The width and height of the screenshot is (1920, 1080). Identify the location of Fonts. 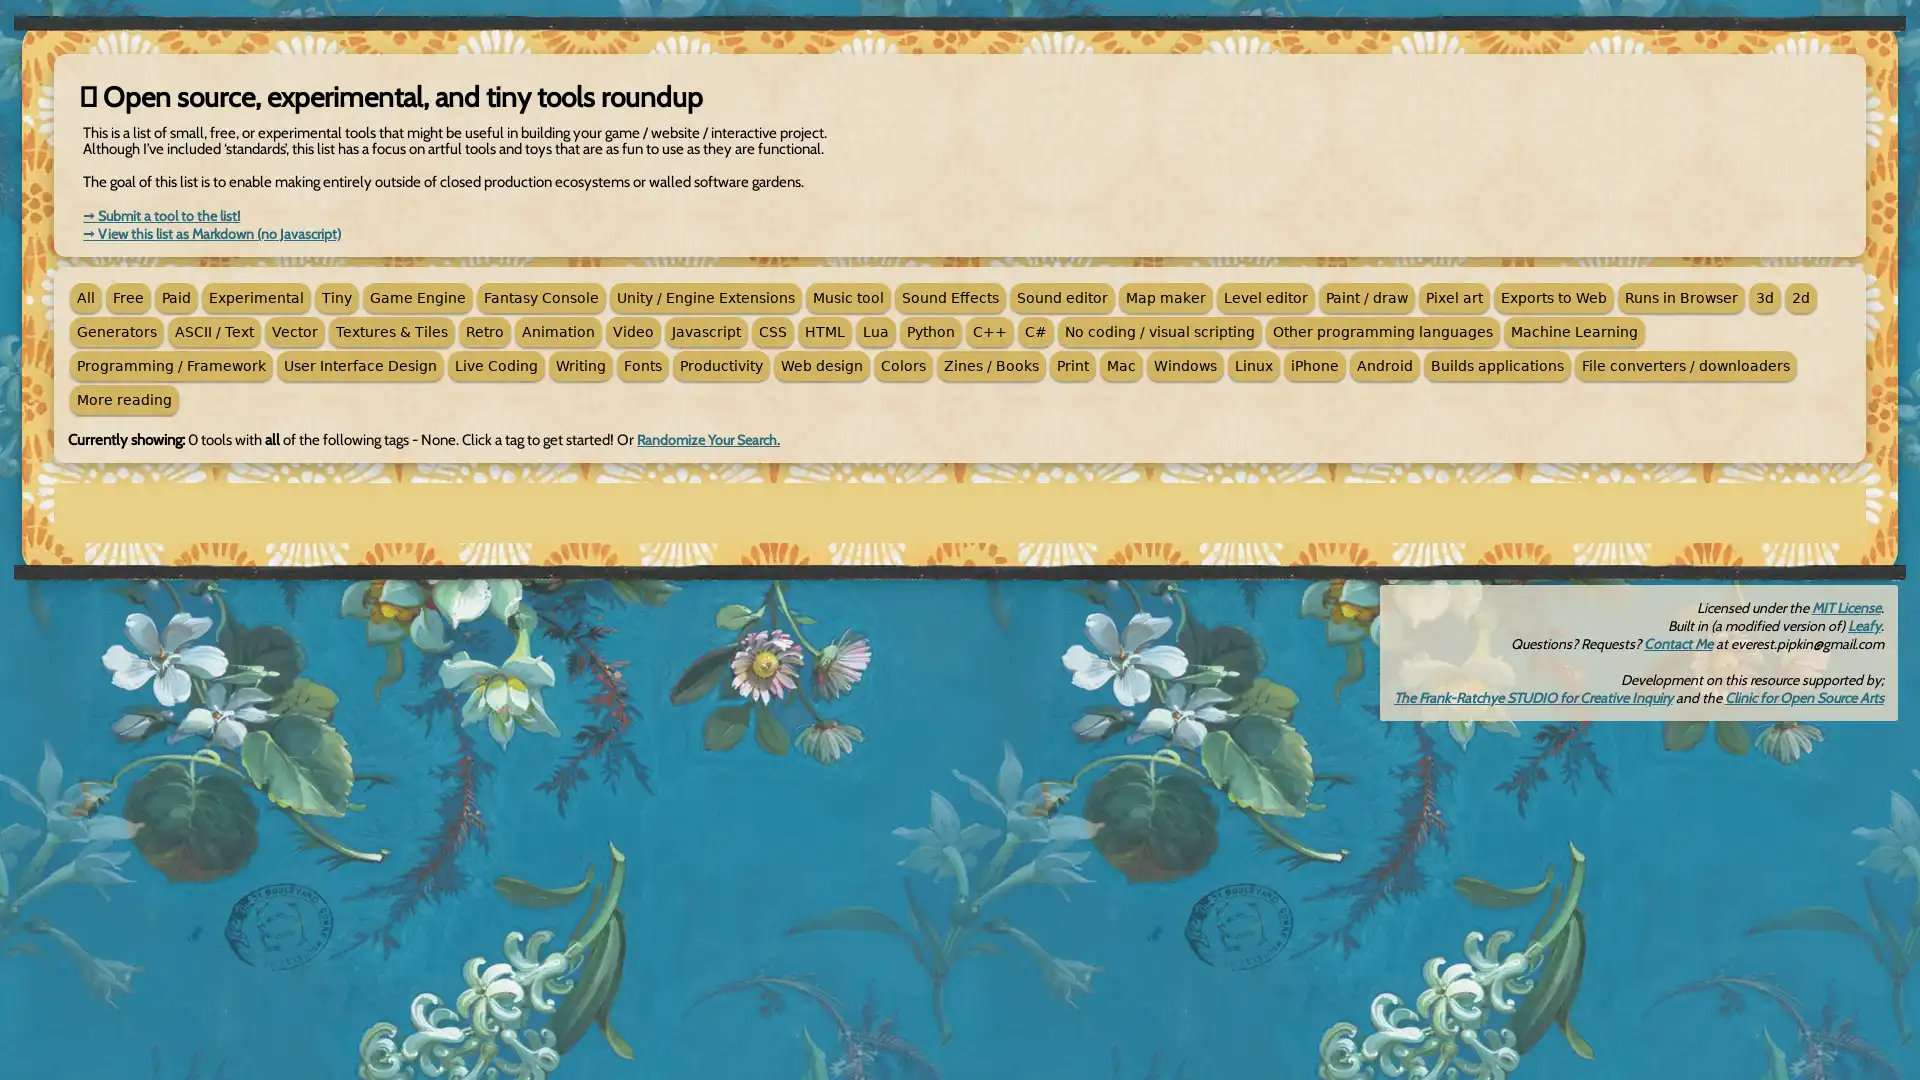
(643, 366).